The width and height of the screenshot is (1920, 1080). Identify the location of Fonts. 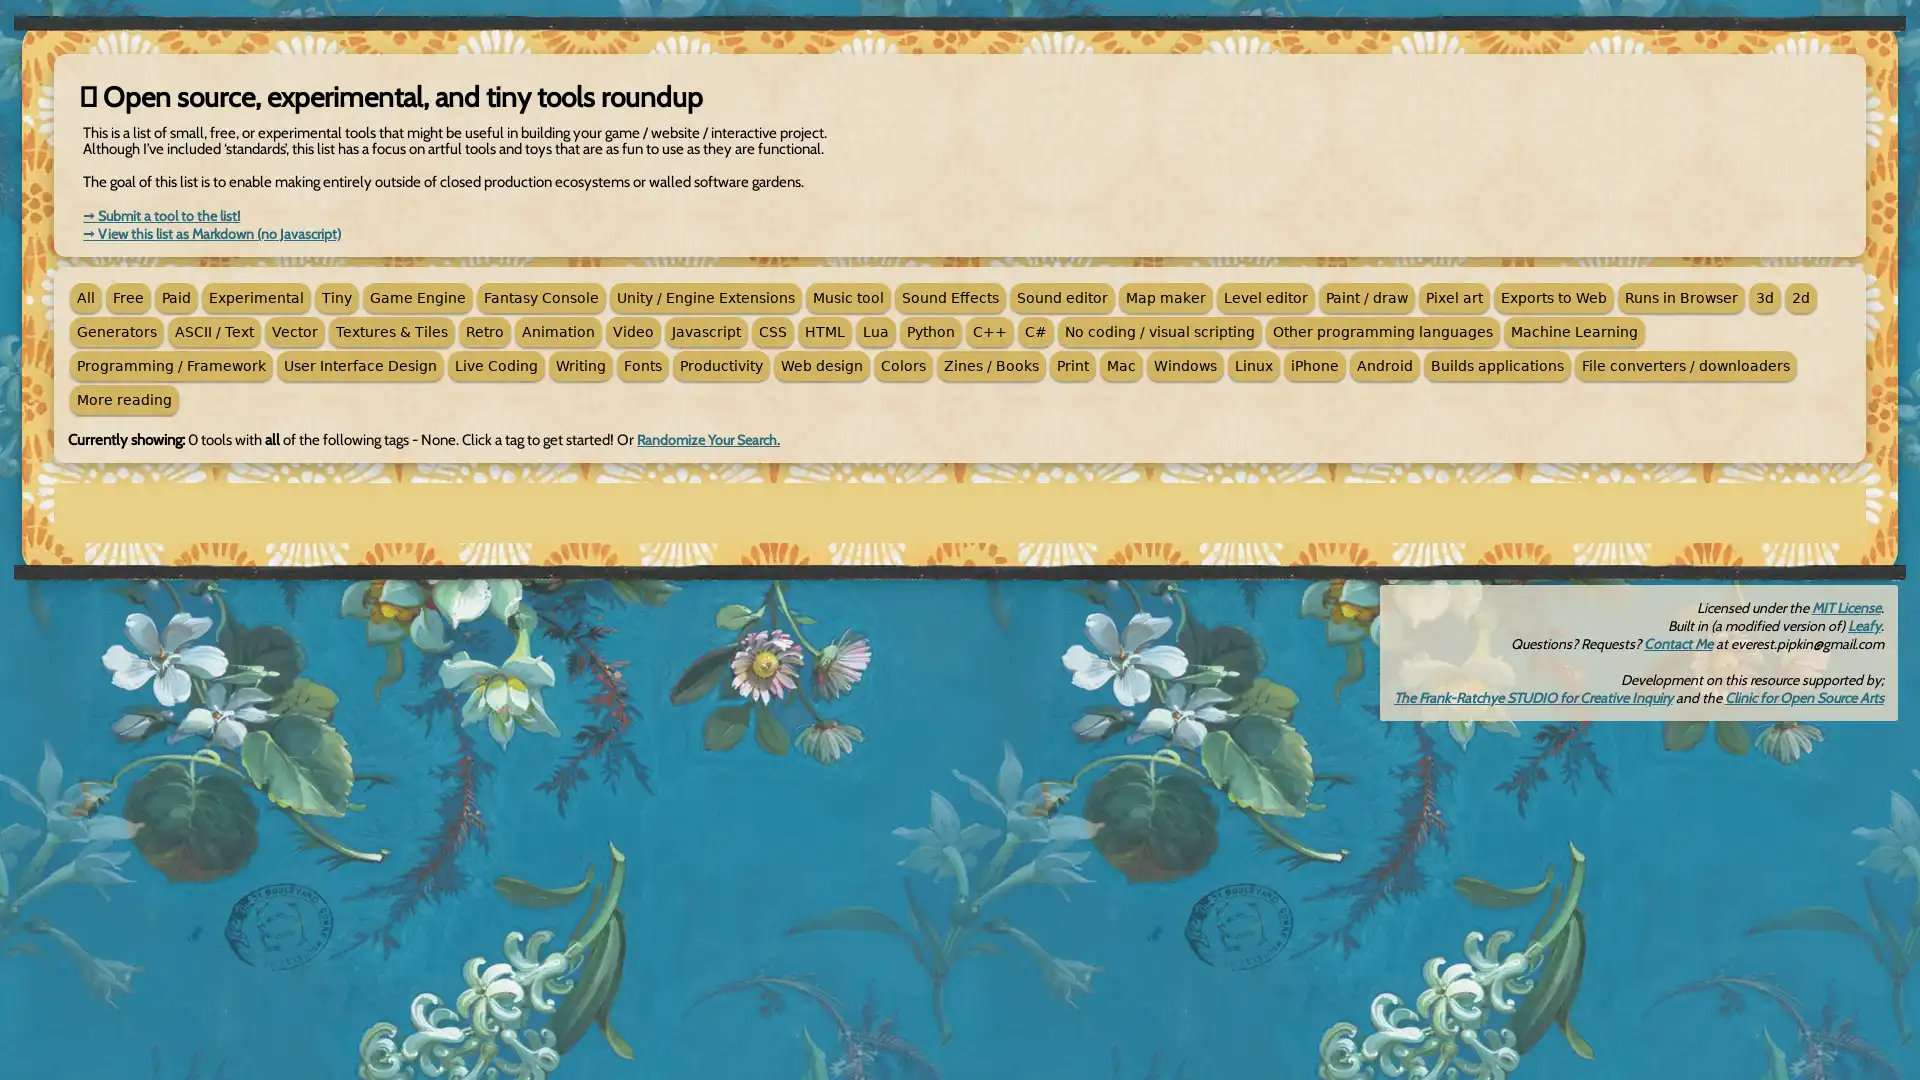
(643, 366).